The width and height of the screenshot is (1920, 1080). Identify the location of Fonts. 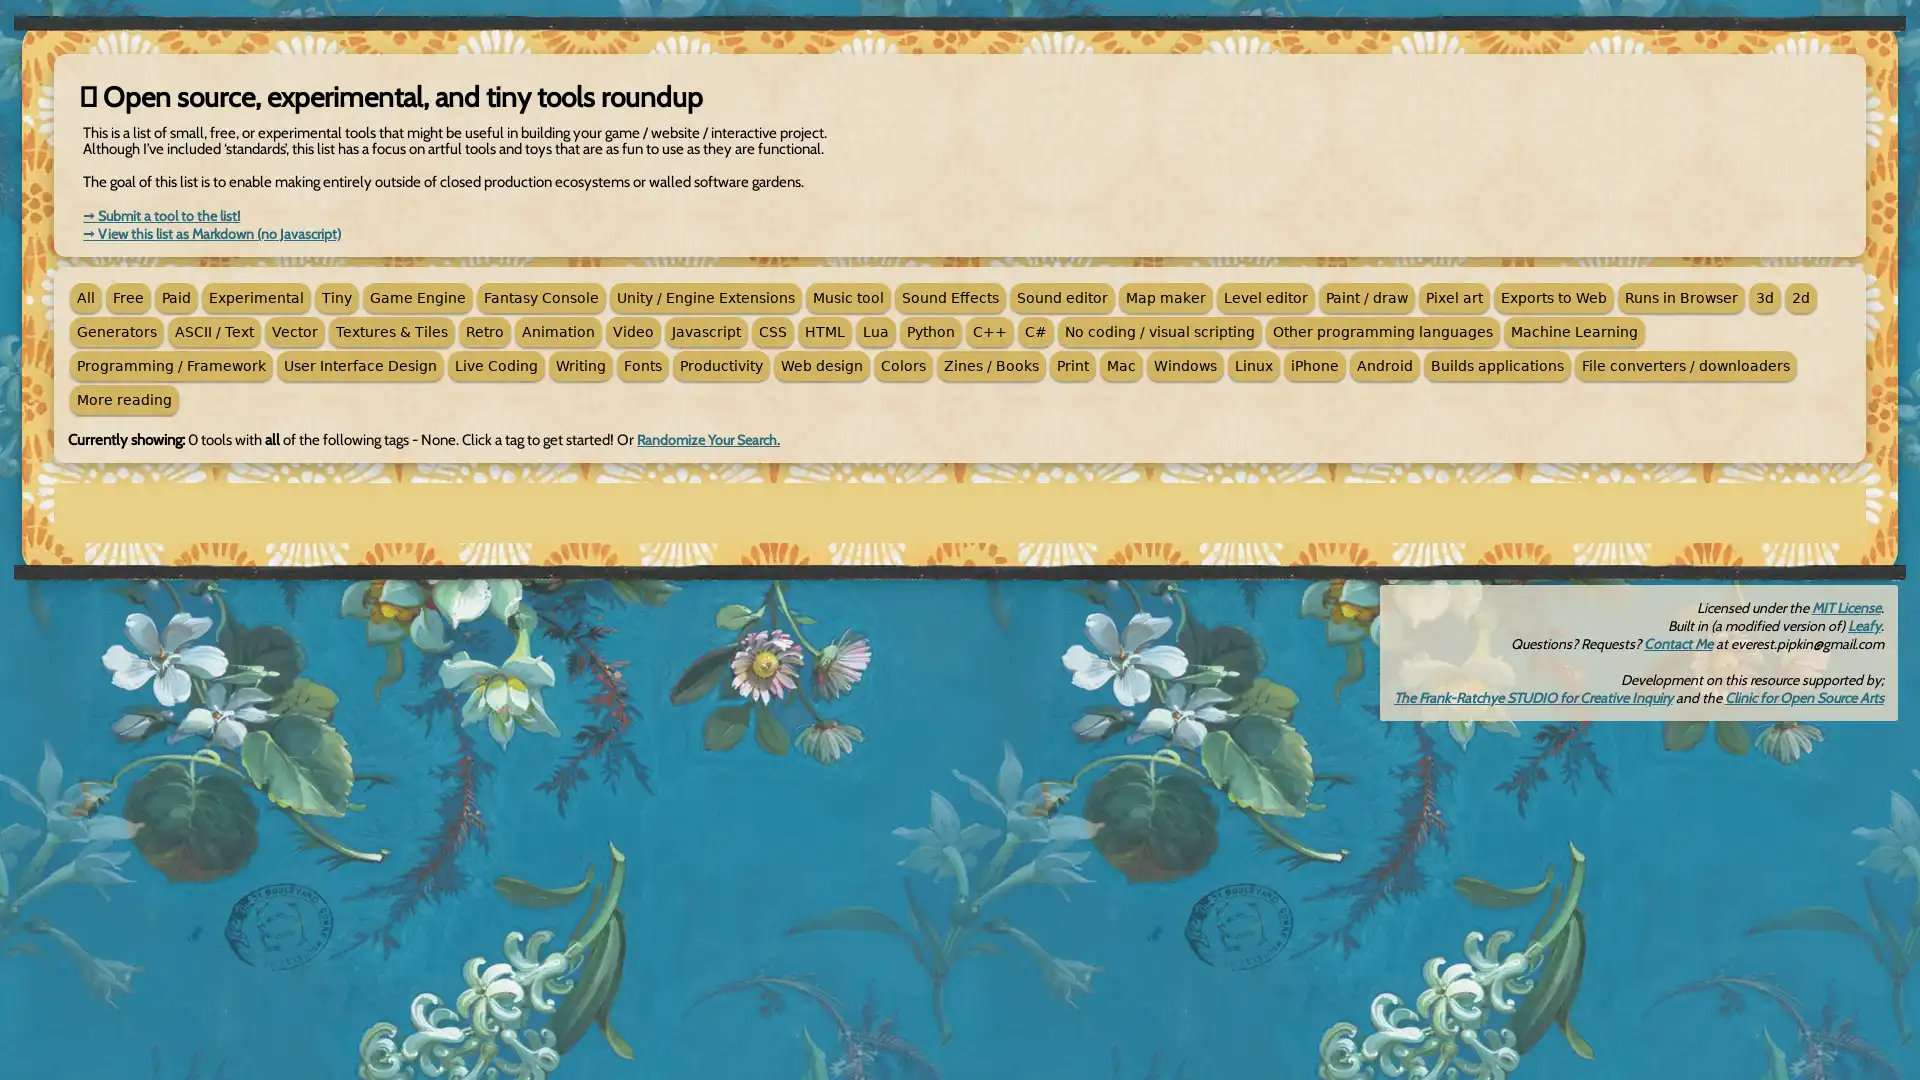
(643, 366).